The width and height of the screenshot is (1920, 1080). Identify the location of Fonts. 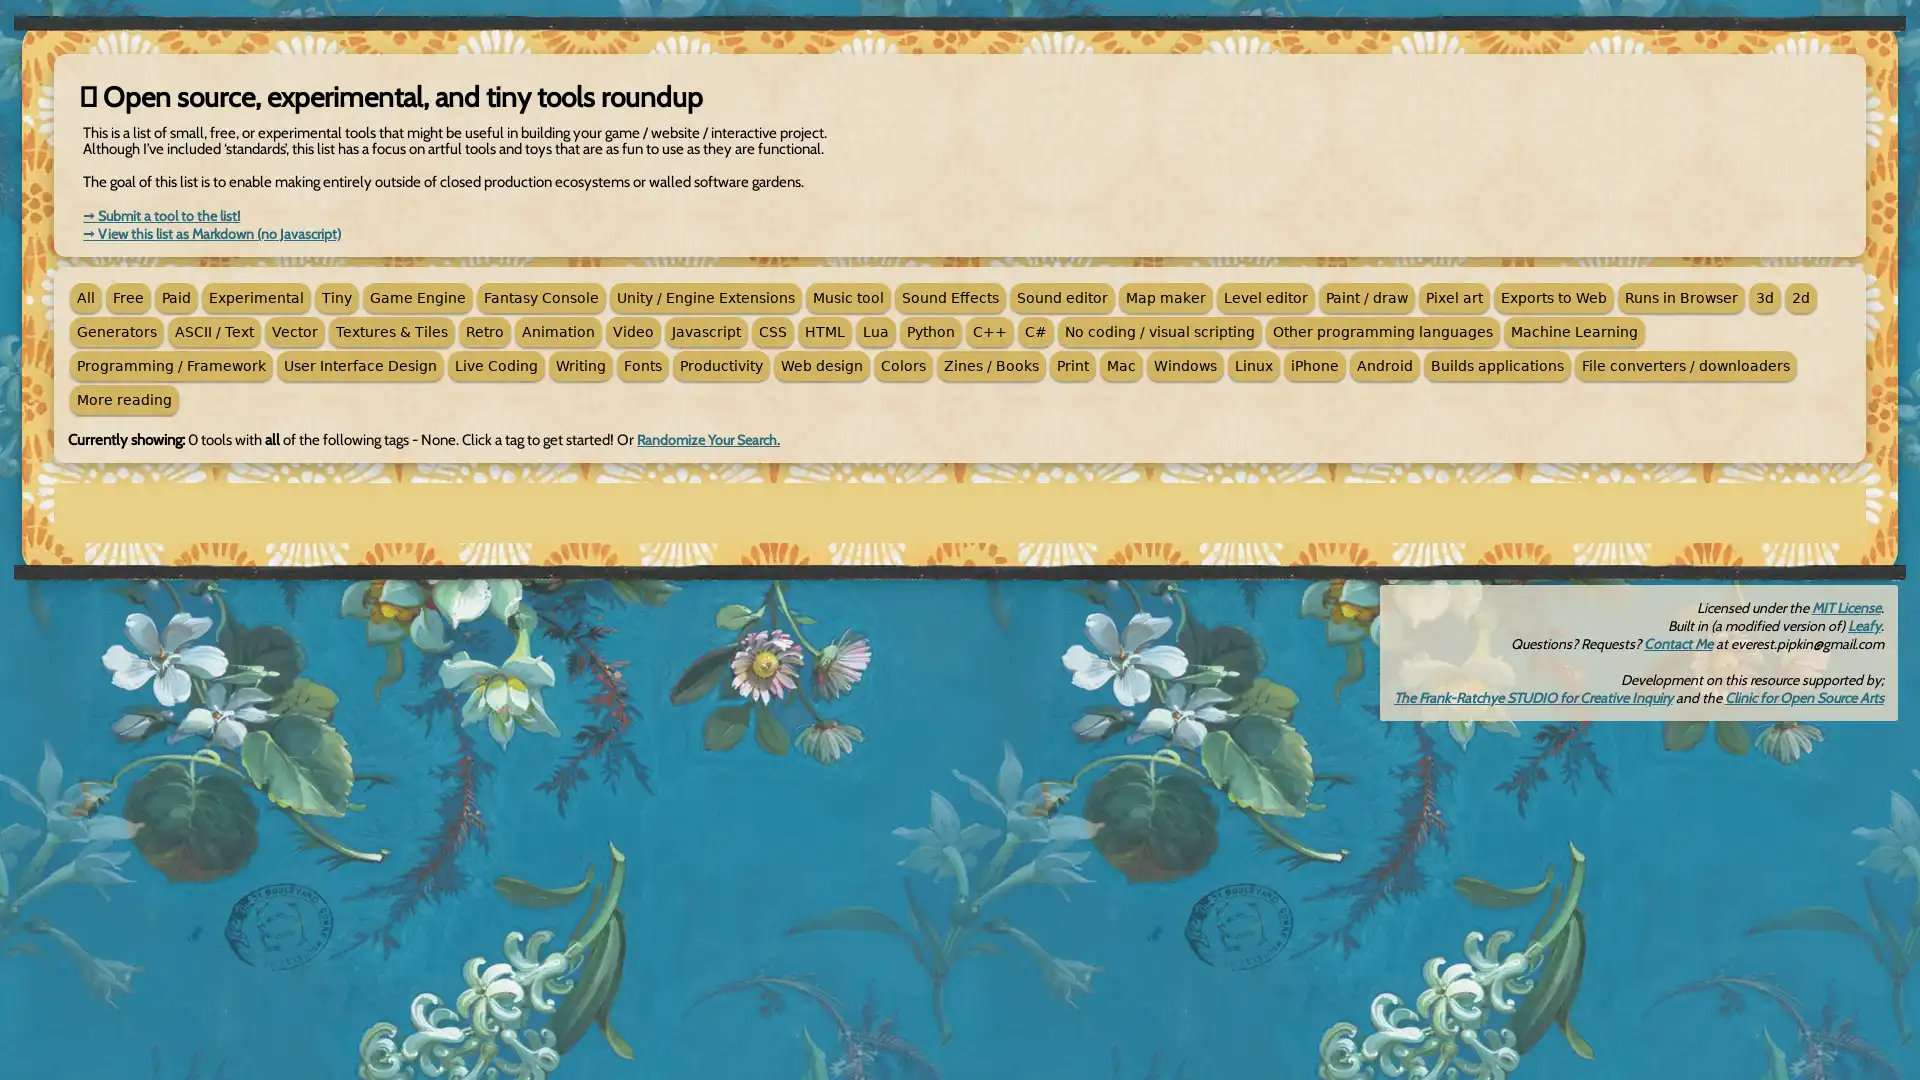
(643, 366).